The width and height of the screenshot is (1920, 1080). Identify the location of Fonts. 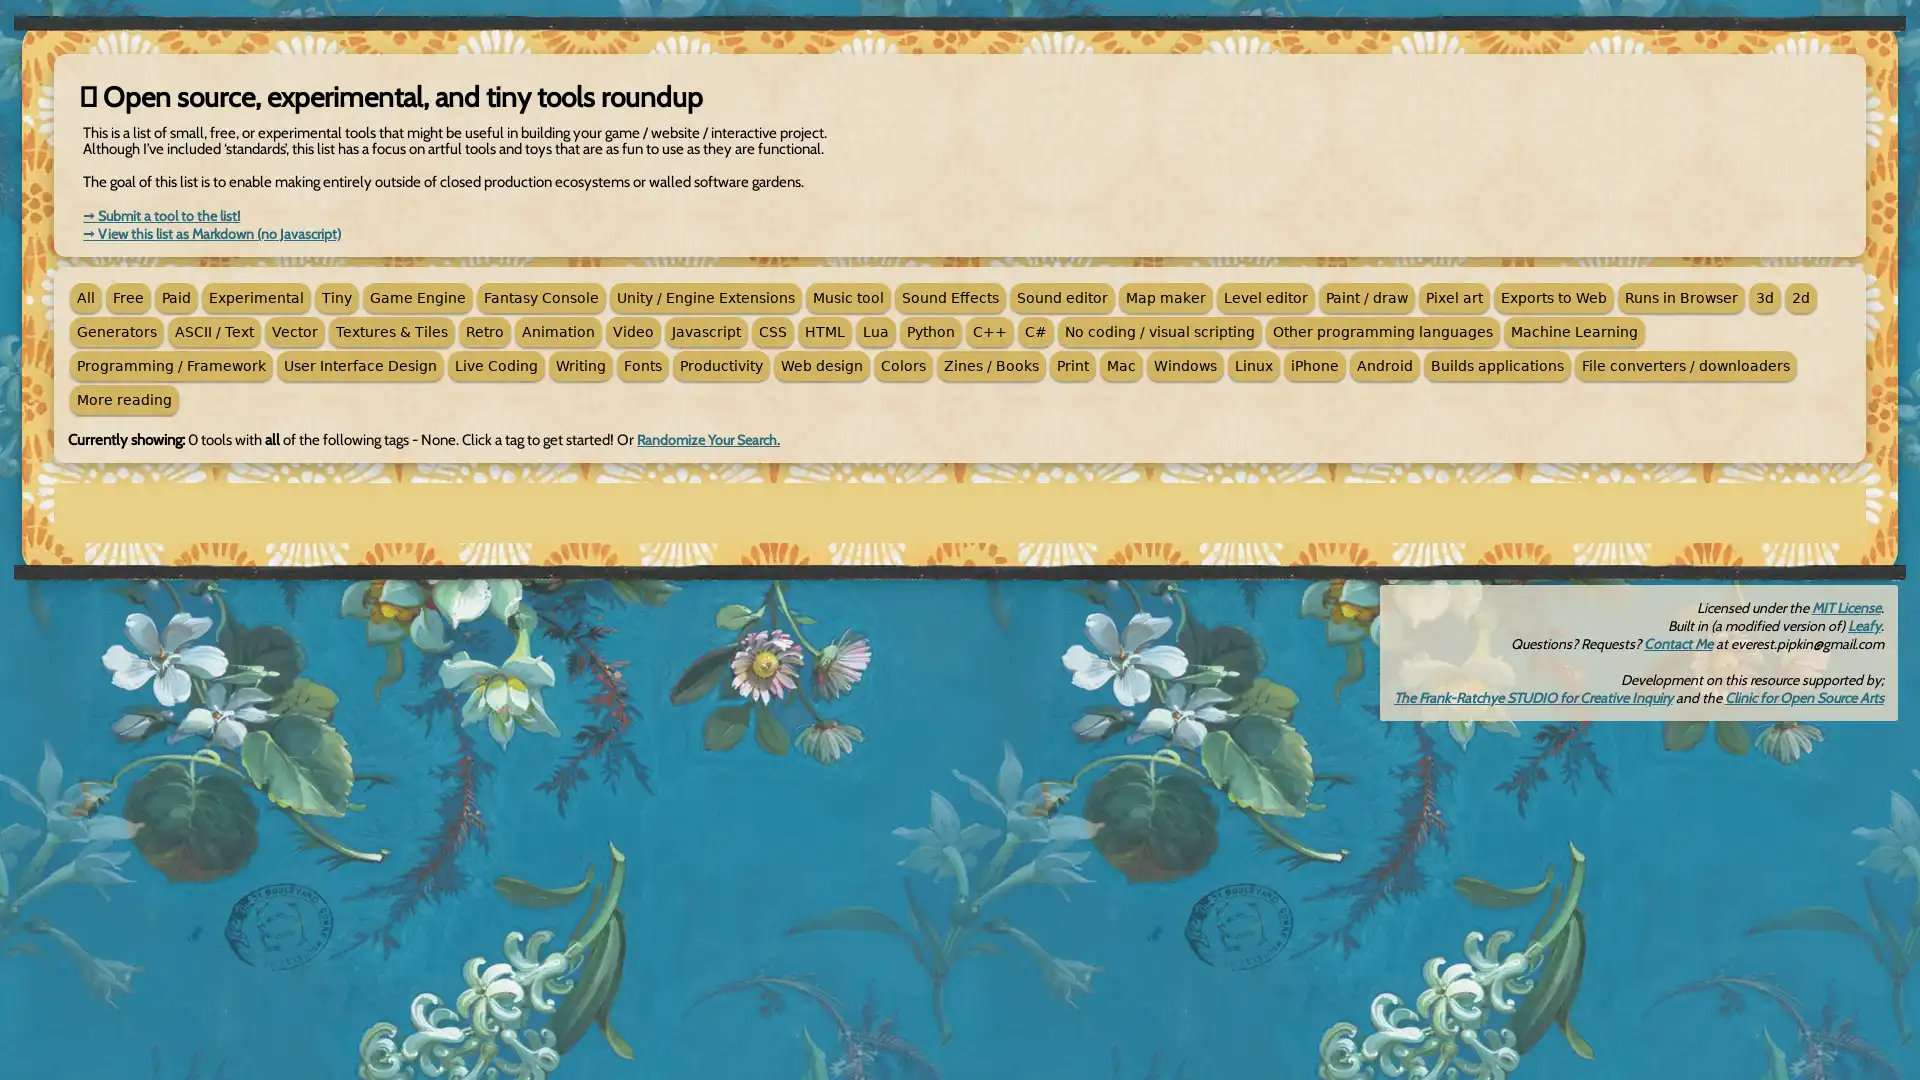
(643, 366).